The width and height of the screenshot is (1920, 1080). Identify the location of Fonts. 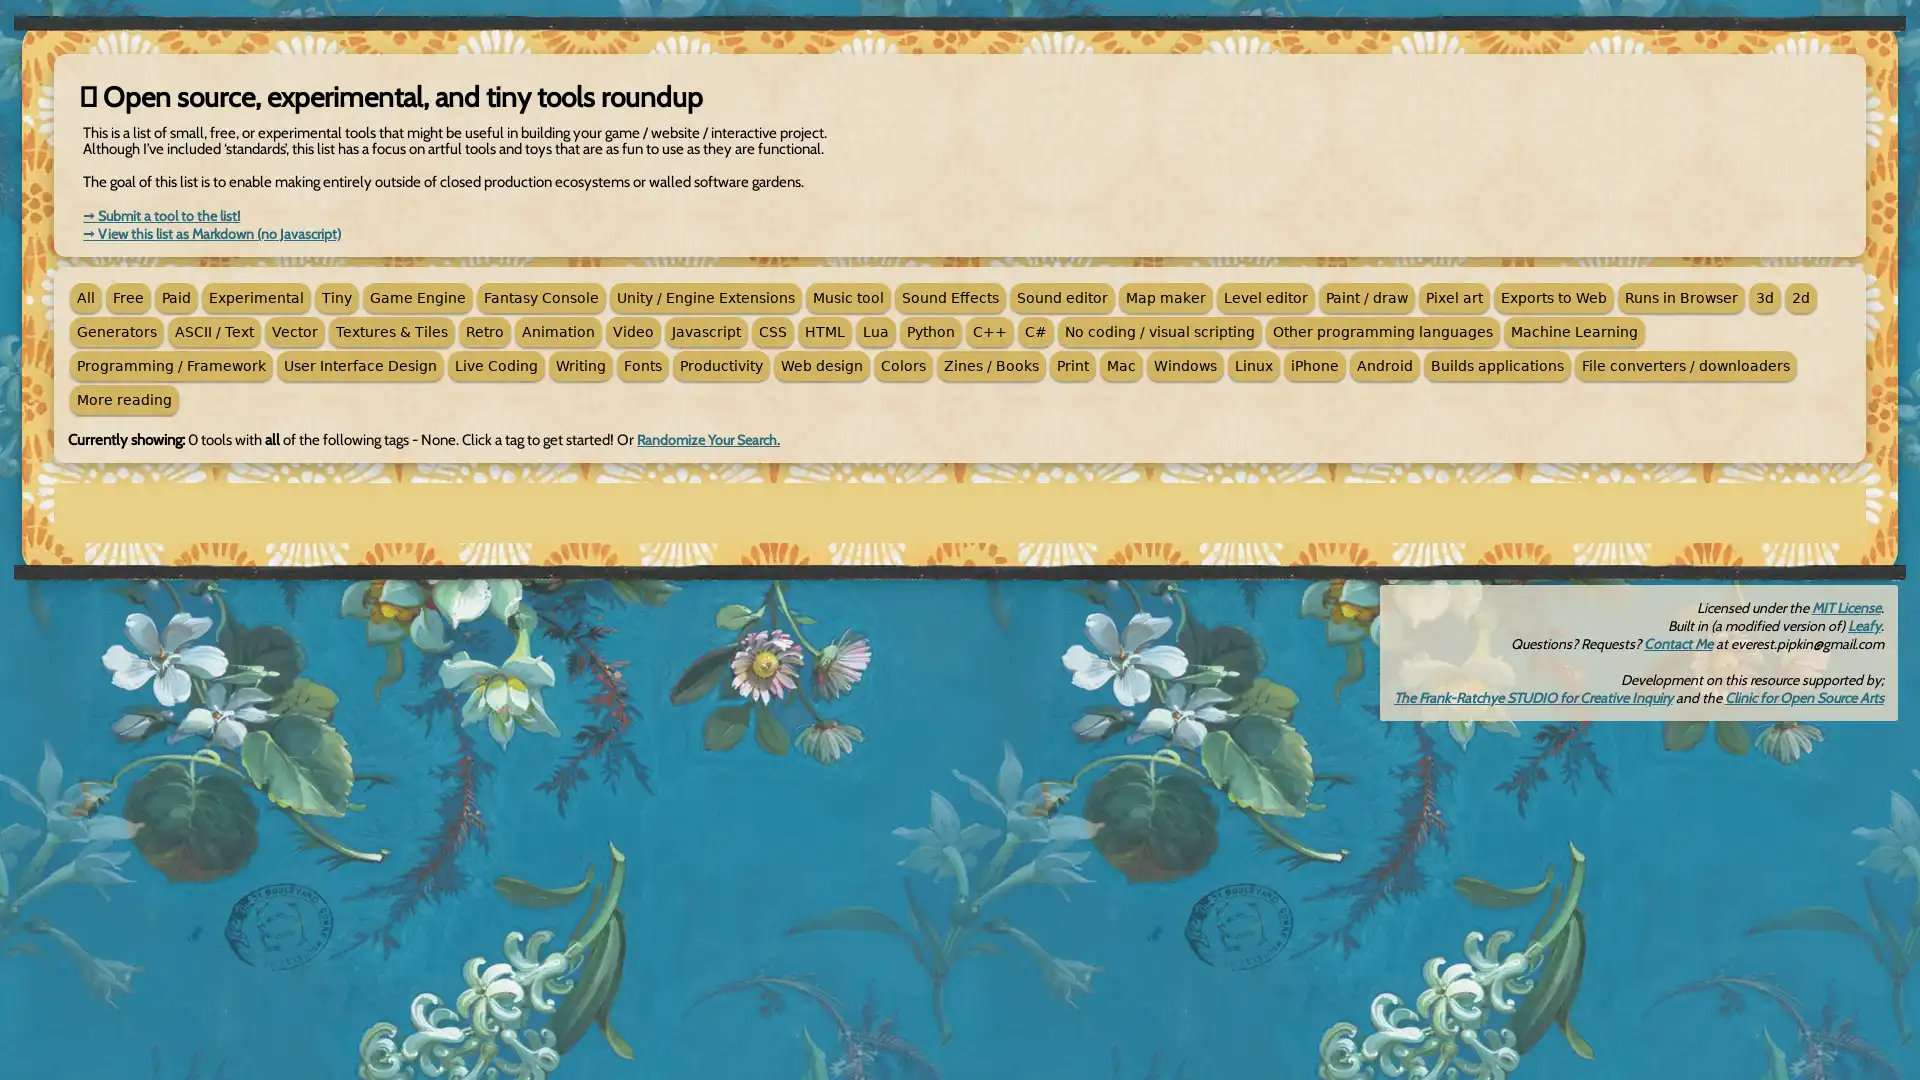
(643, 366).